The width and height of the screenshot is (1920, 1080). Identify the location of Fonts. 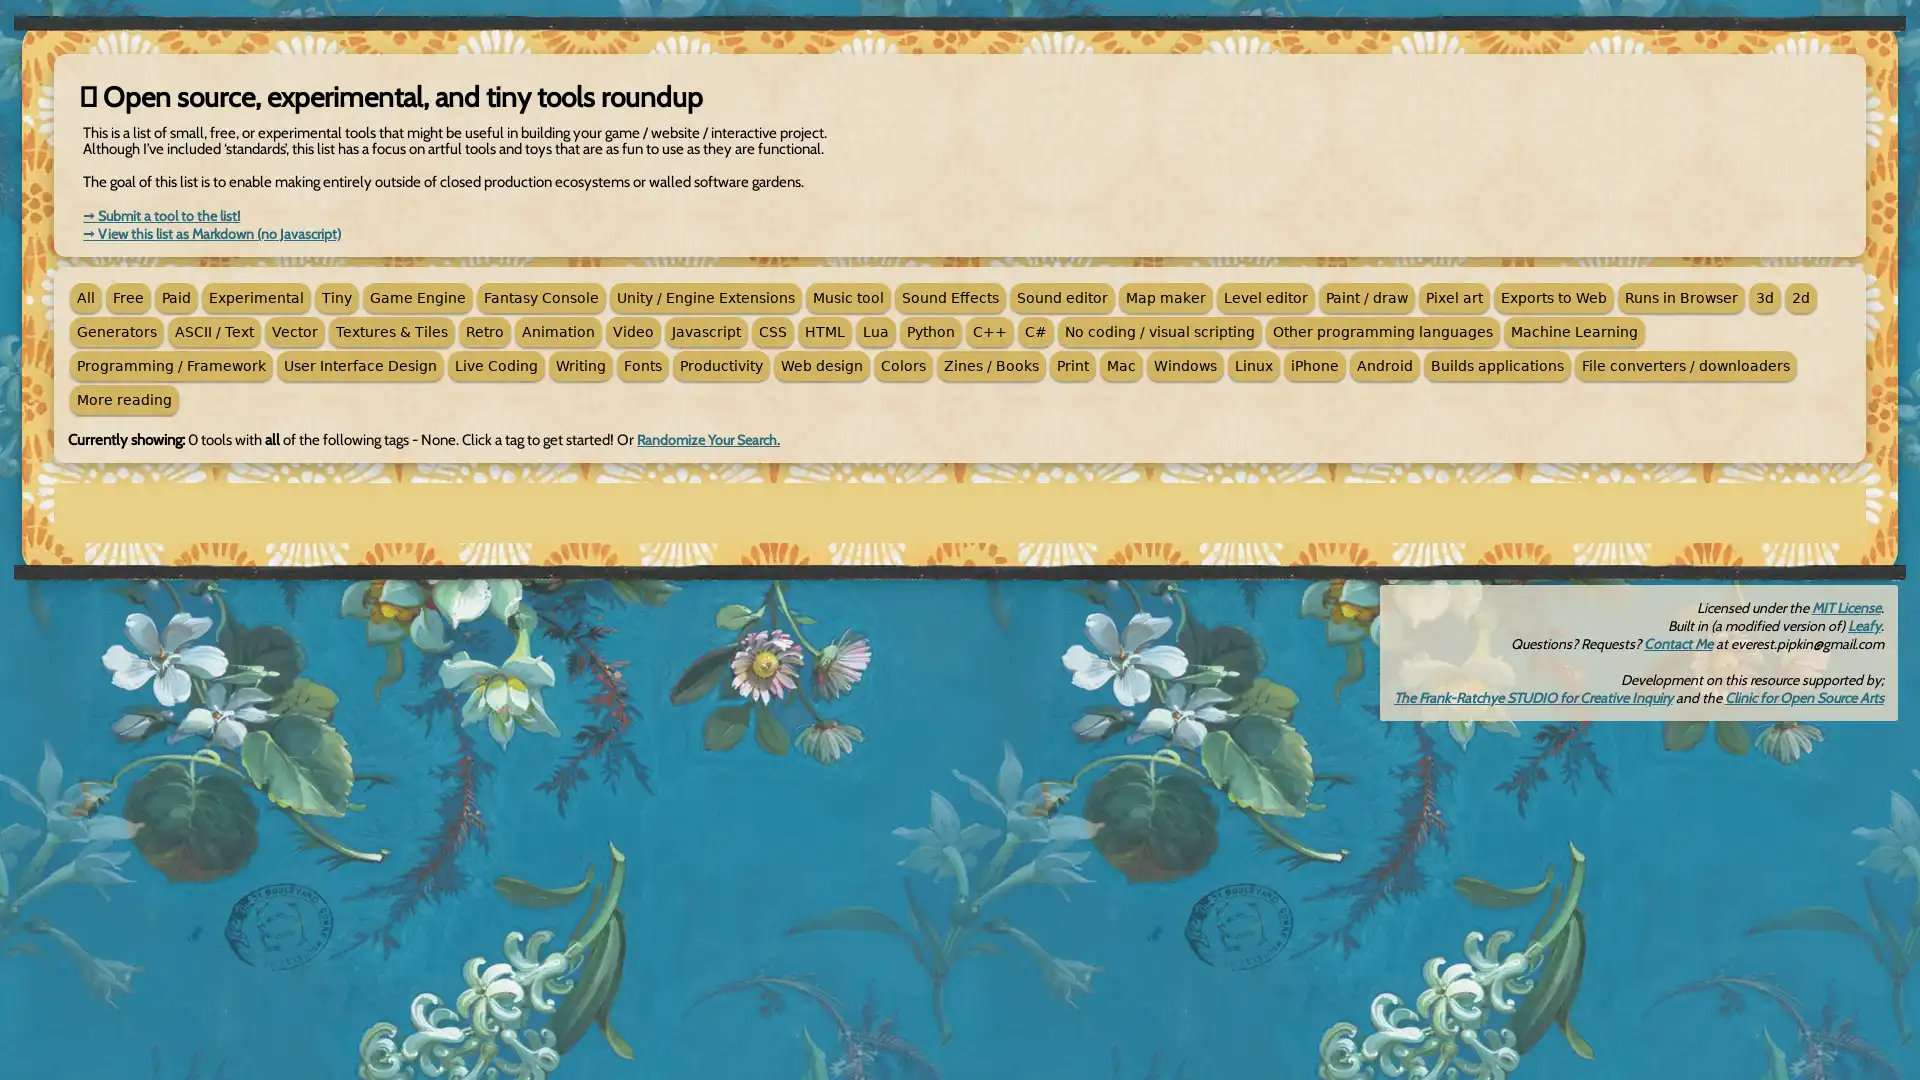
(643, 366).